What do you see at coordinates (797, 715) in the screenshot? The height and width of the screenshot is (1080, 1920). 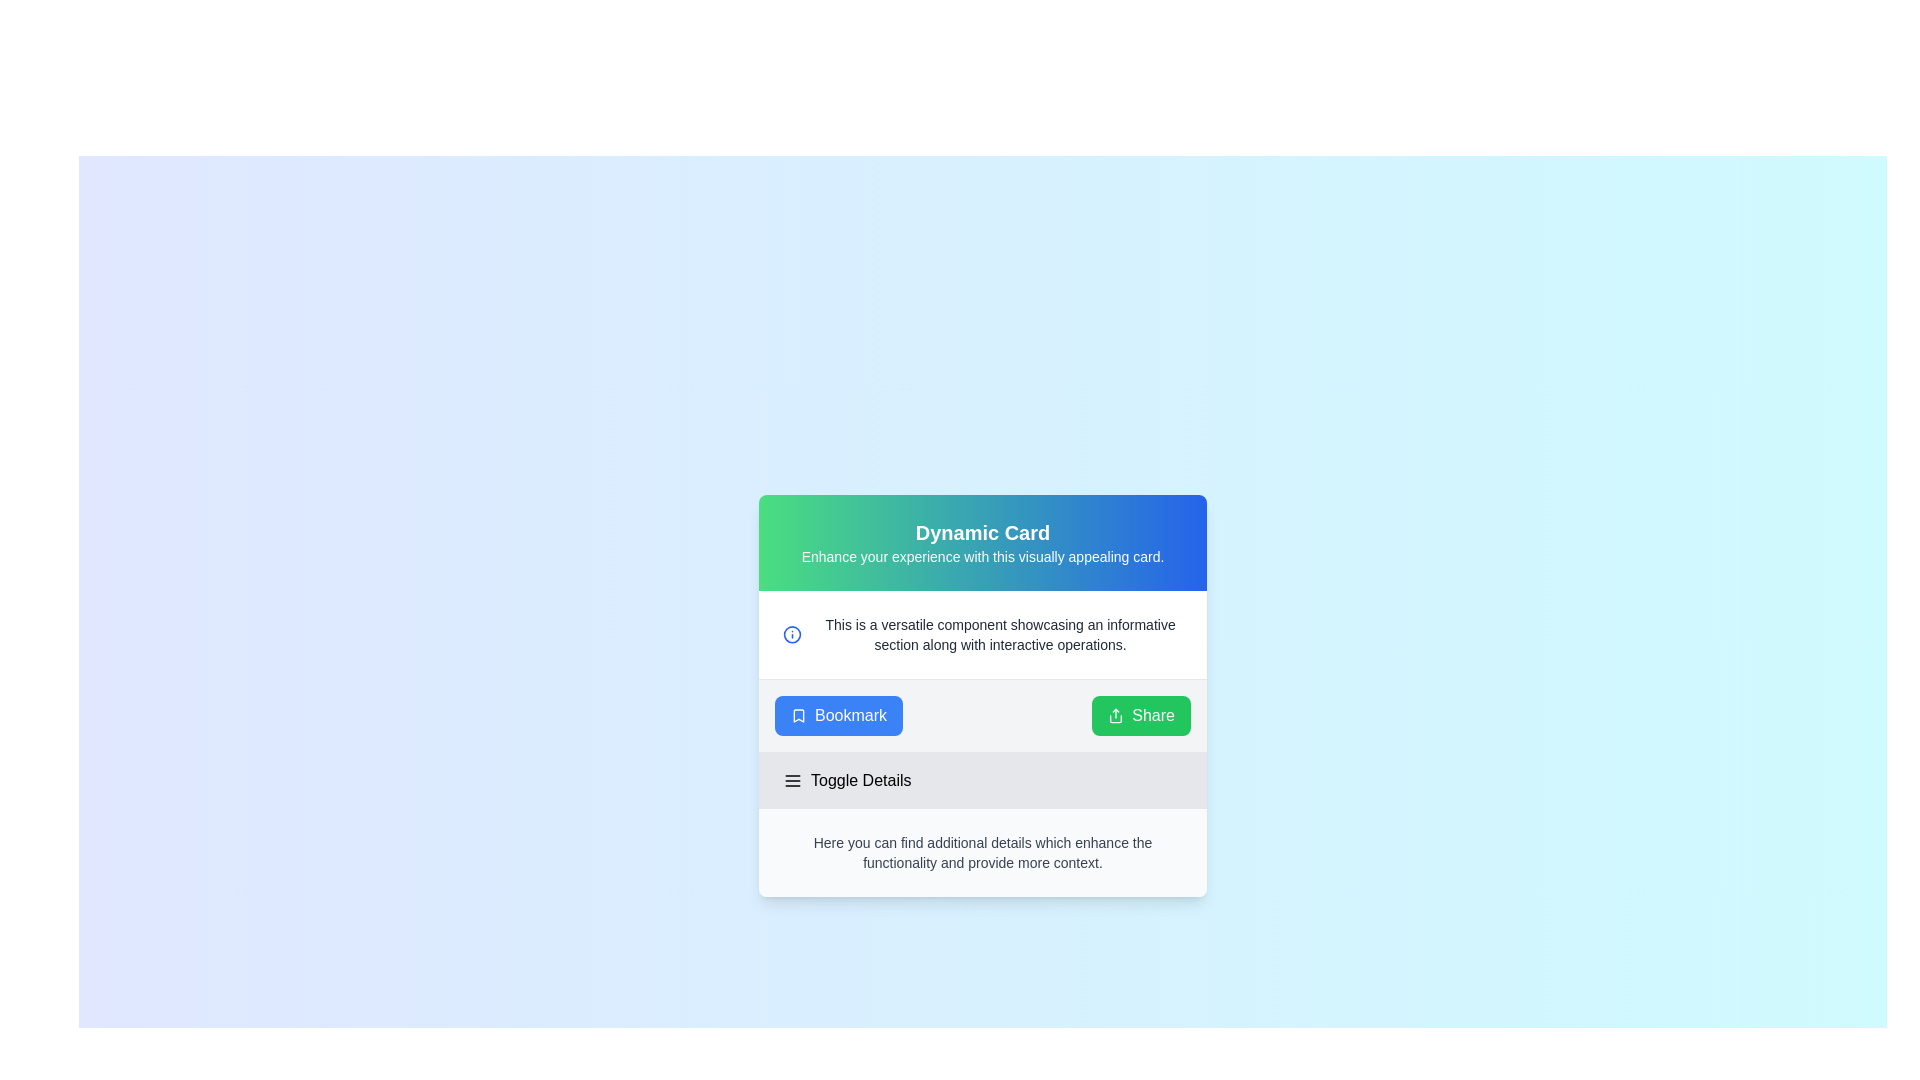 I see `the SVG-based bookmark icon element visually representing the Bookmark functionality adjacent to the 'Bookmark' button label` at bounding box center [797, 715].